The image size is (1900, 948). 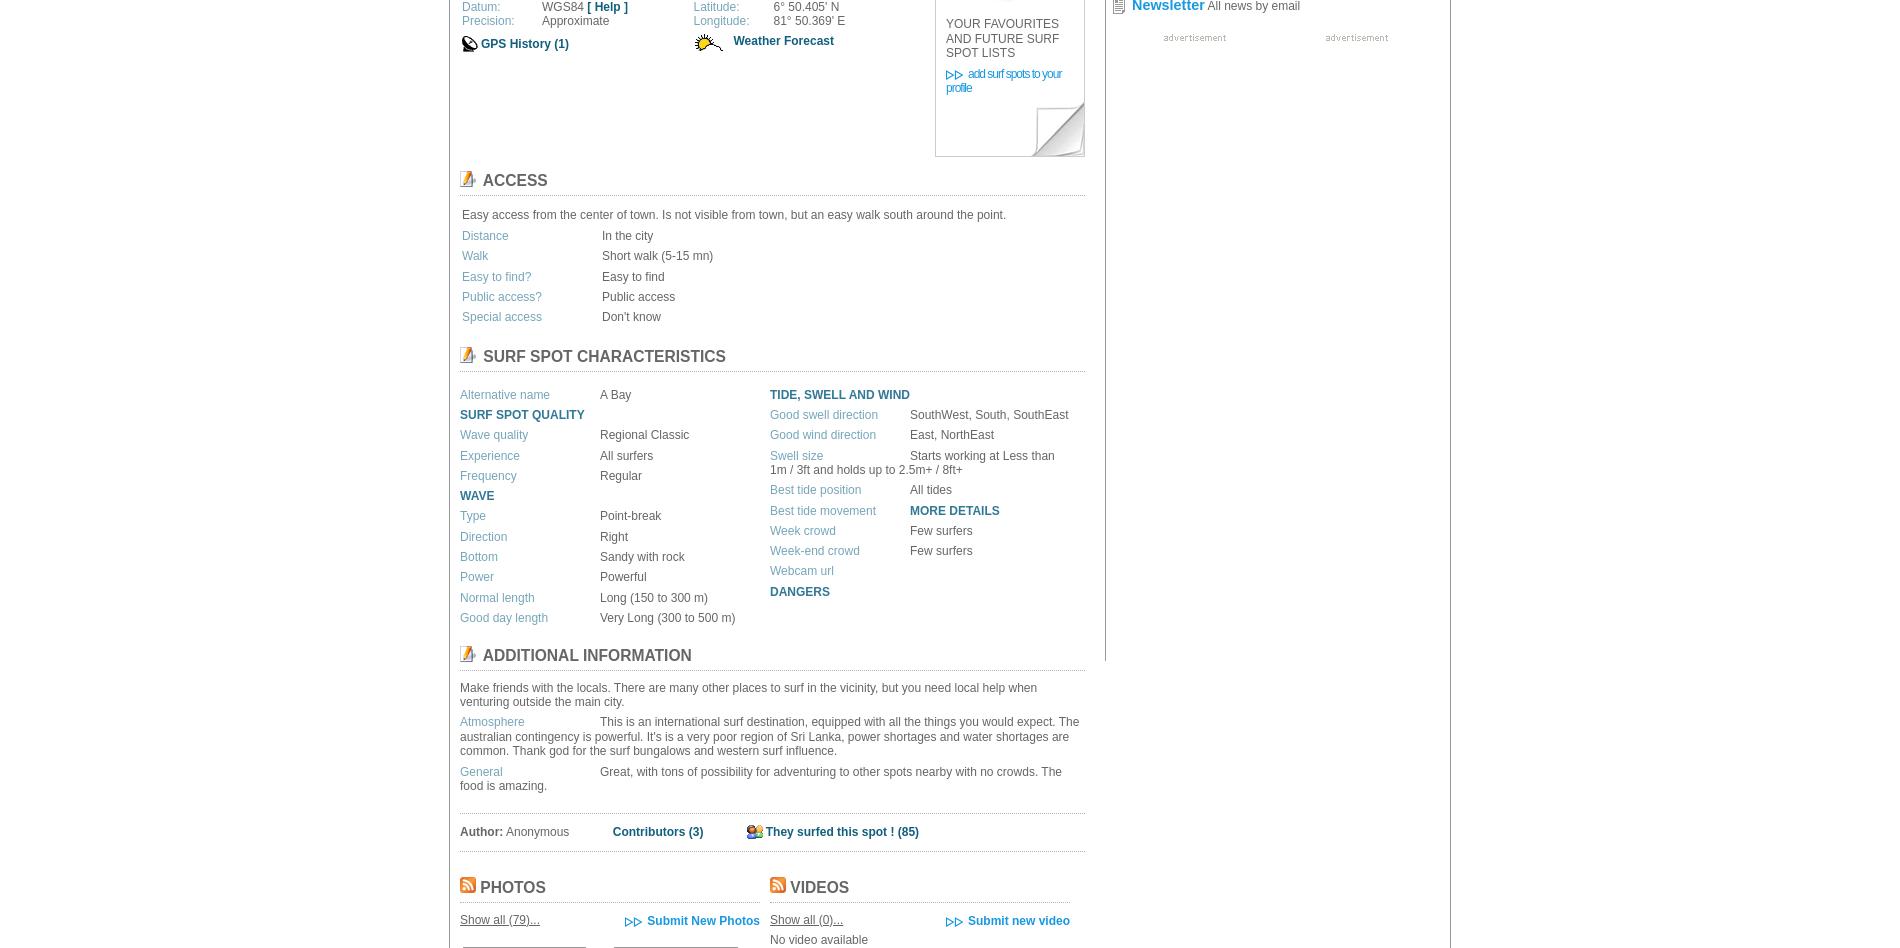 I want to click on 'Tide, Swell and Wind', so click(x=769, y=392).